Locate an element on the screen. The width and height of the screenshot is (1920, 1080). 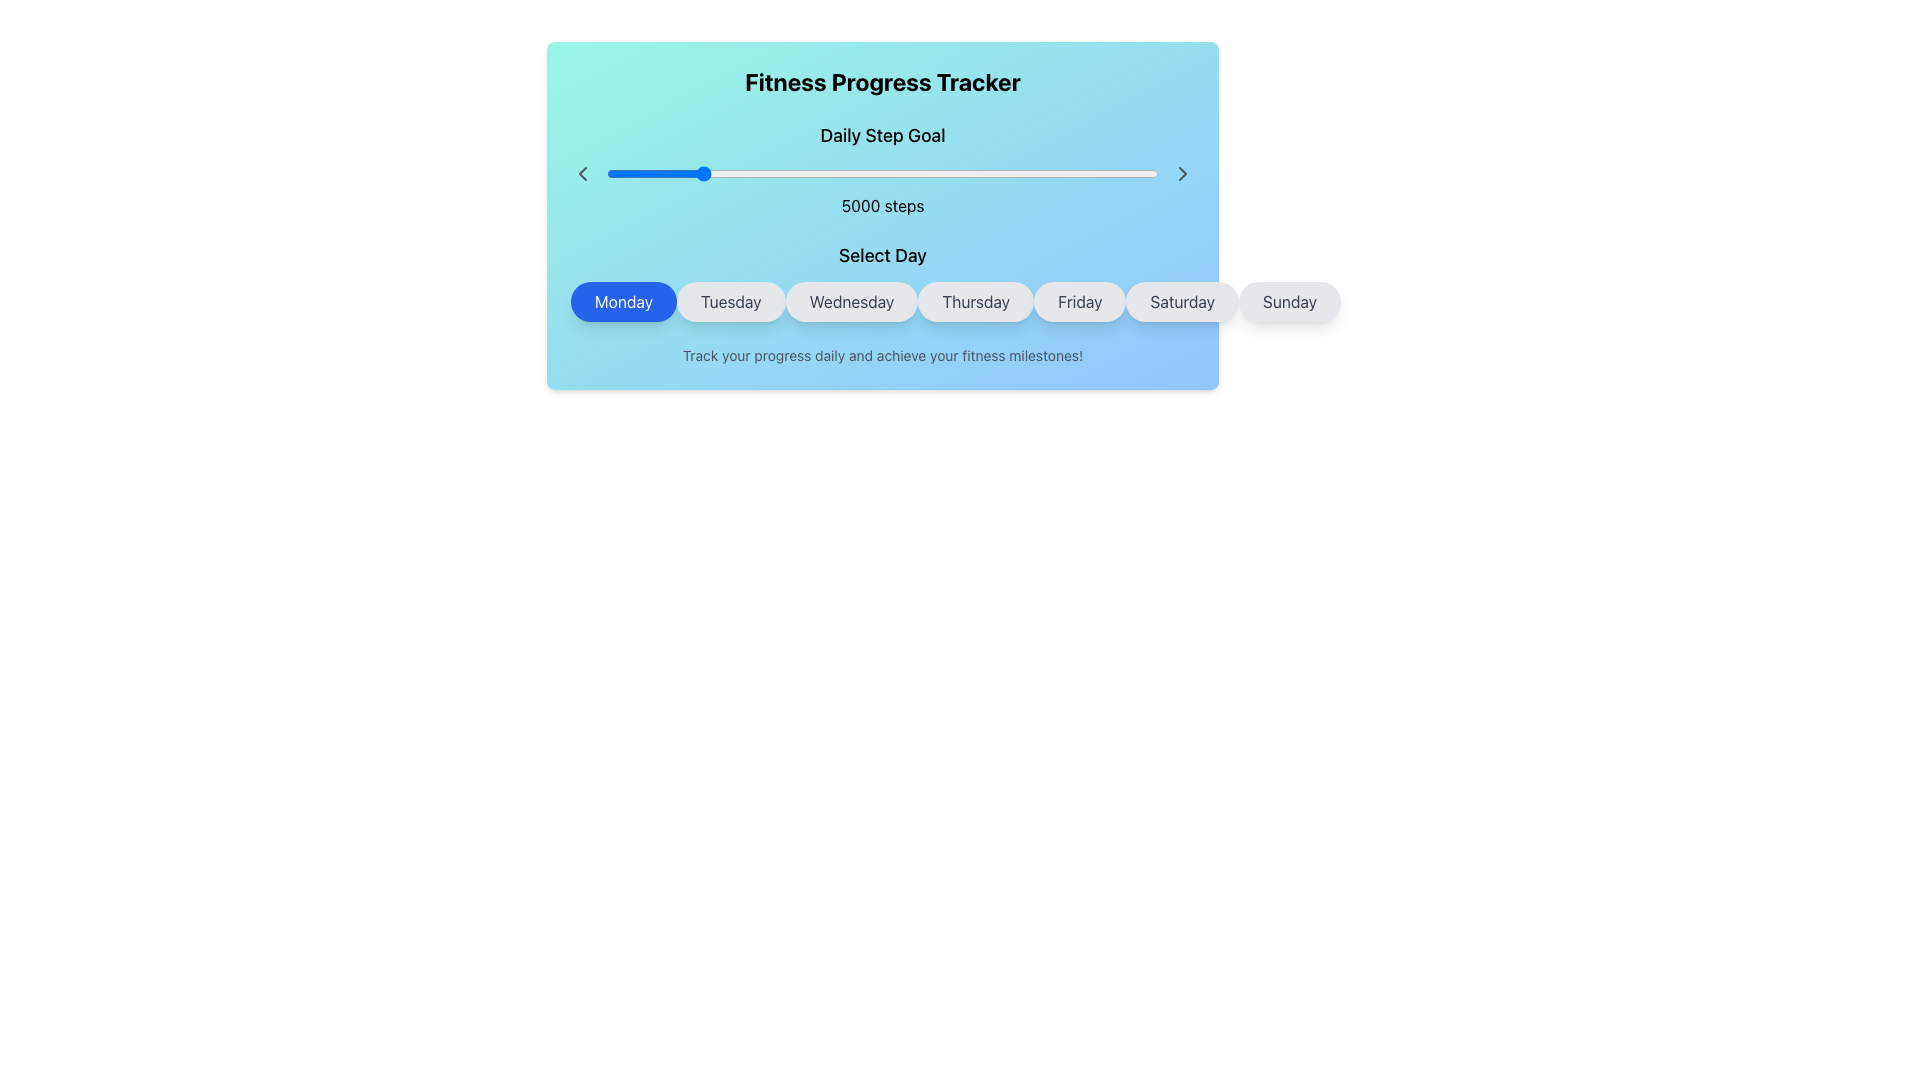
the 'Monday' button located at the top-left position of the row of buttons representing days of the week, beneath the 'Select Day' label is located at coordinates (623, 301).